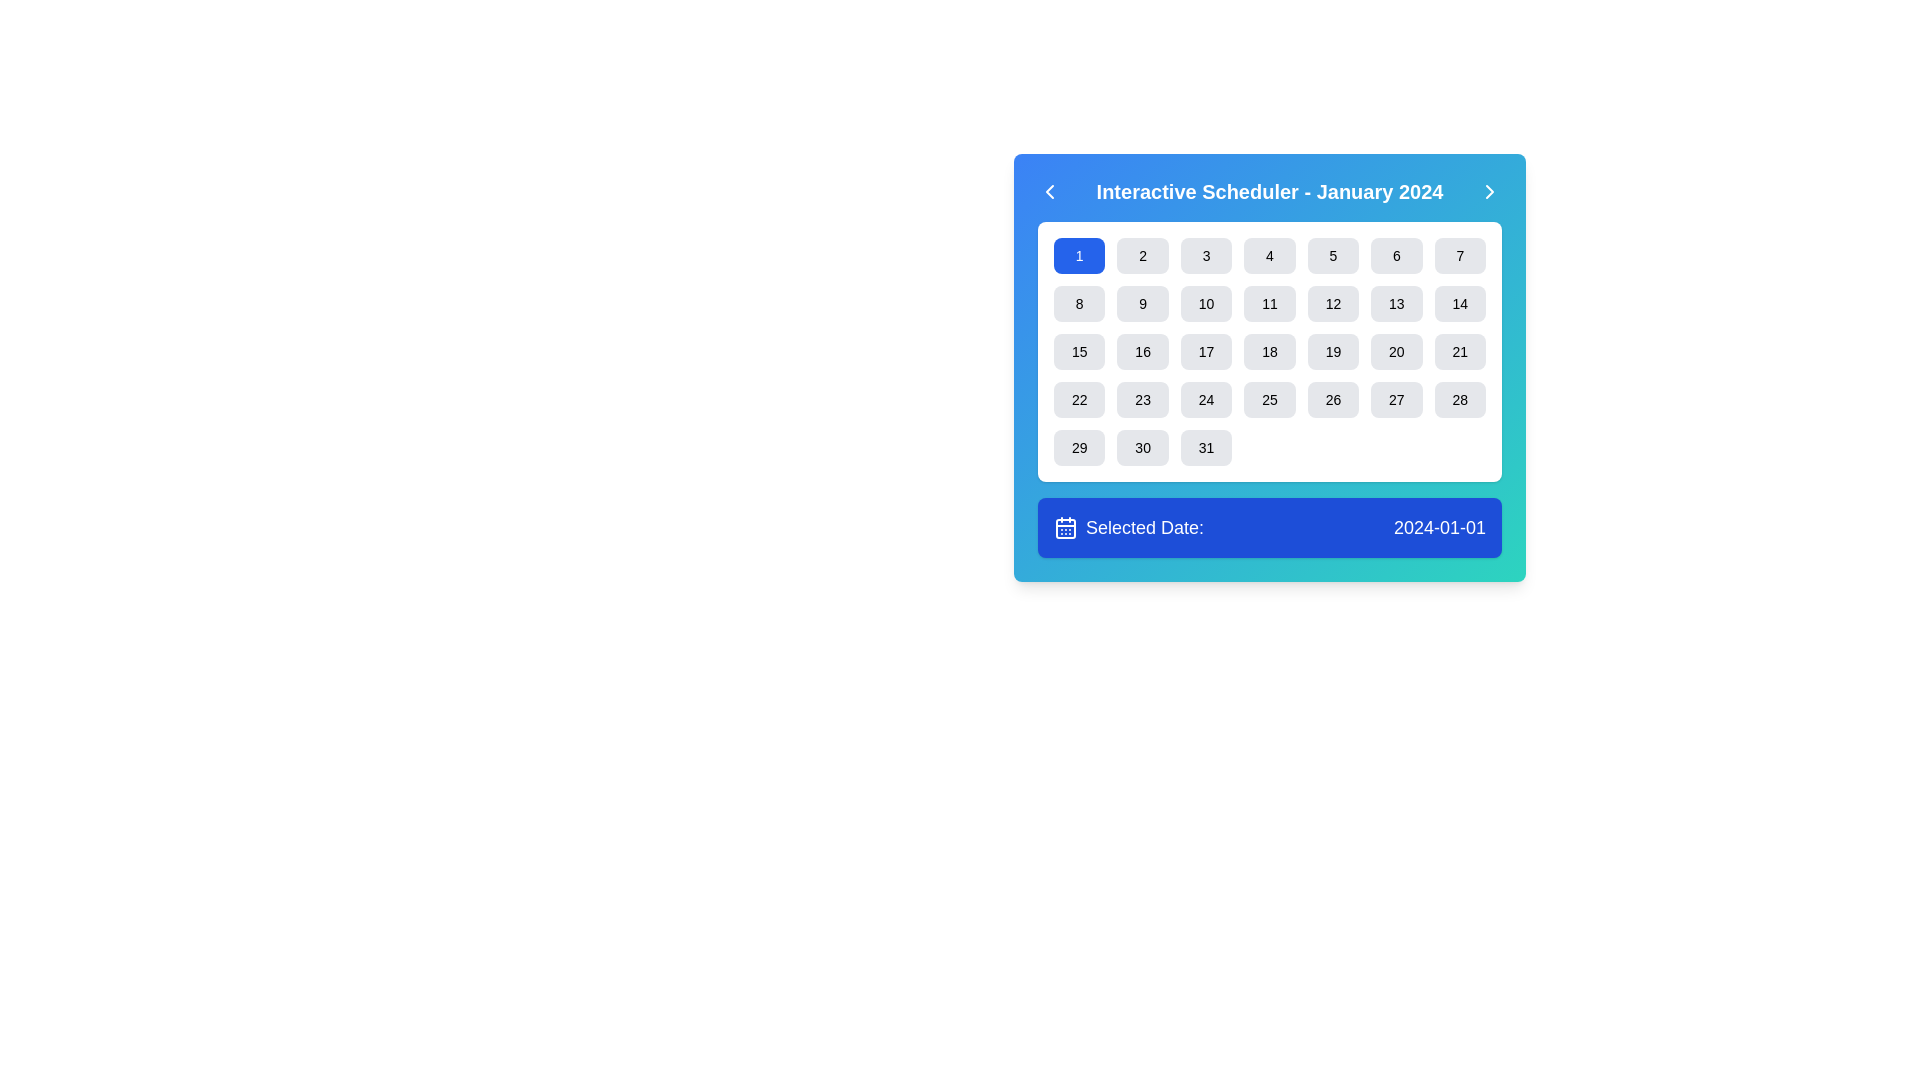 The width and height of the screenshot is (1920, 1080). What do you see at coordinates (1205, 446) in the screenshot?
I see `the gray rectangular button labeled '31' in the calendar interface to observe the hover effect` at bounding box center [1205, 446].